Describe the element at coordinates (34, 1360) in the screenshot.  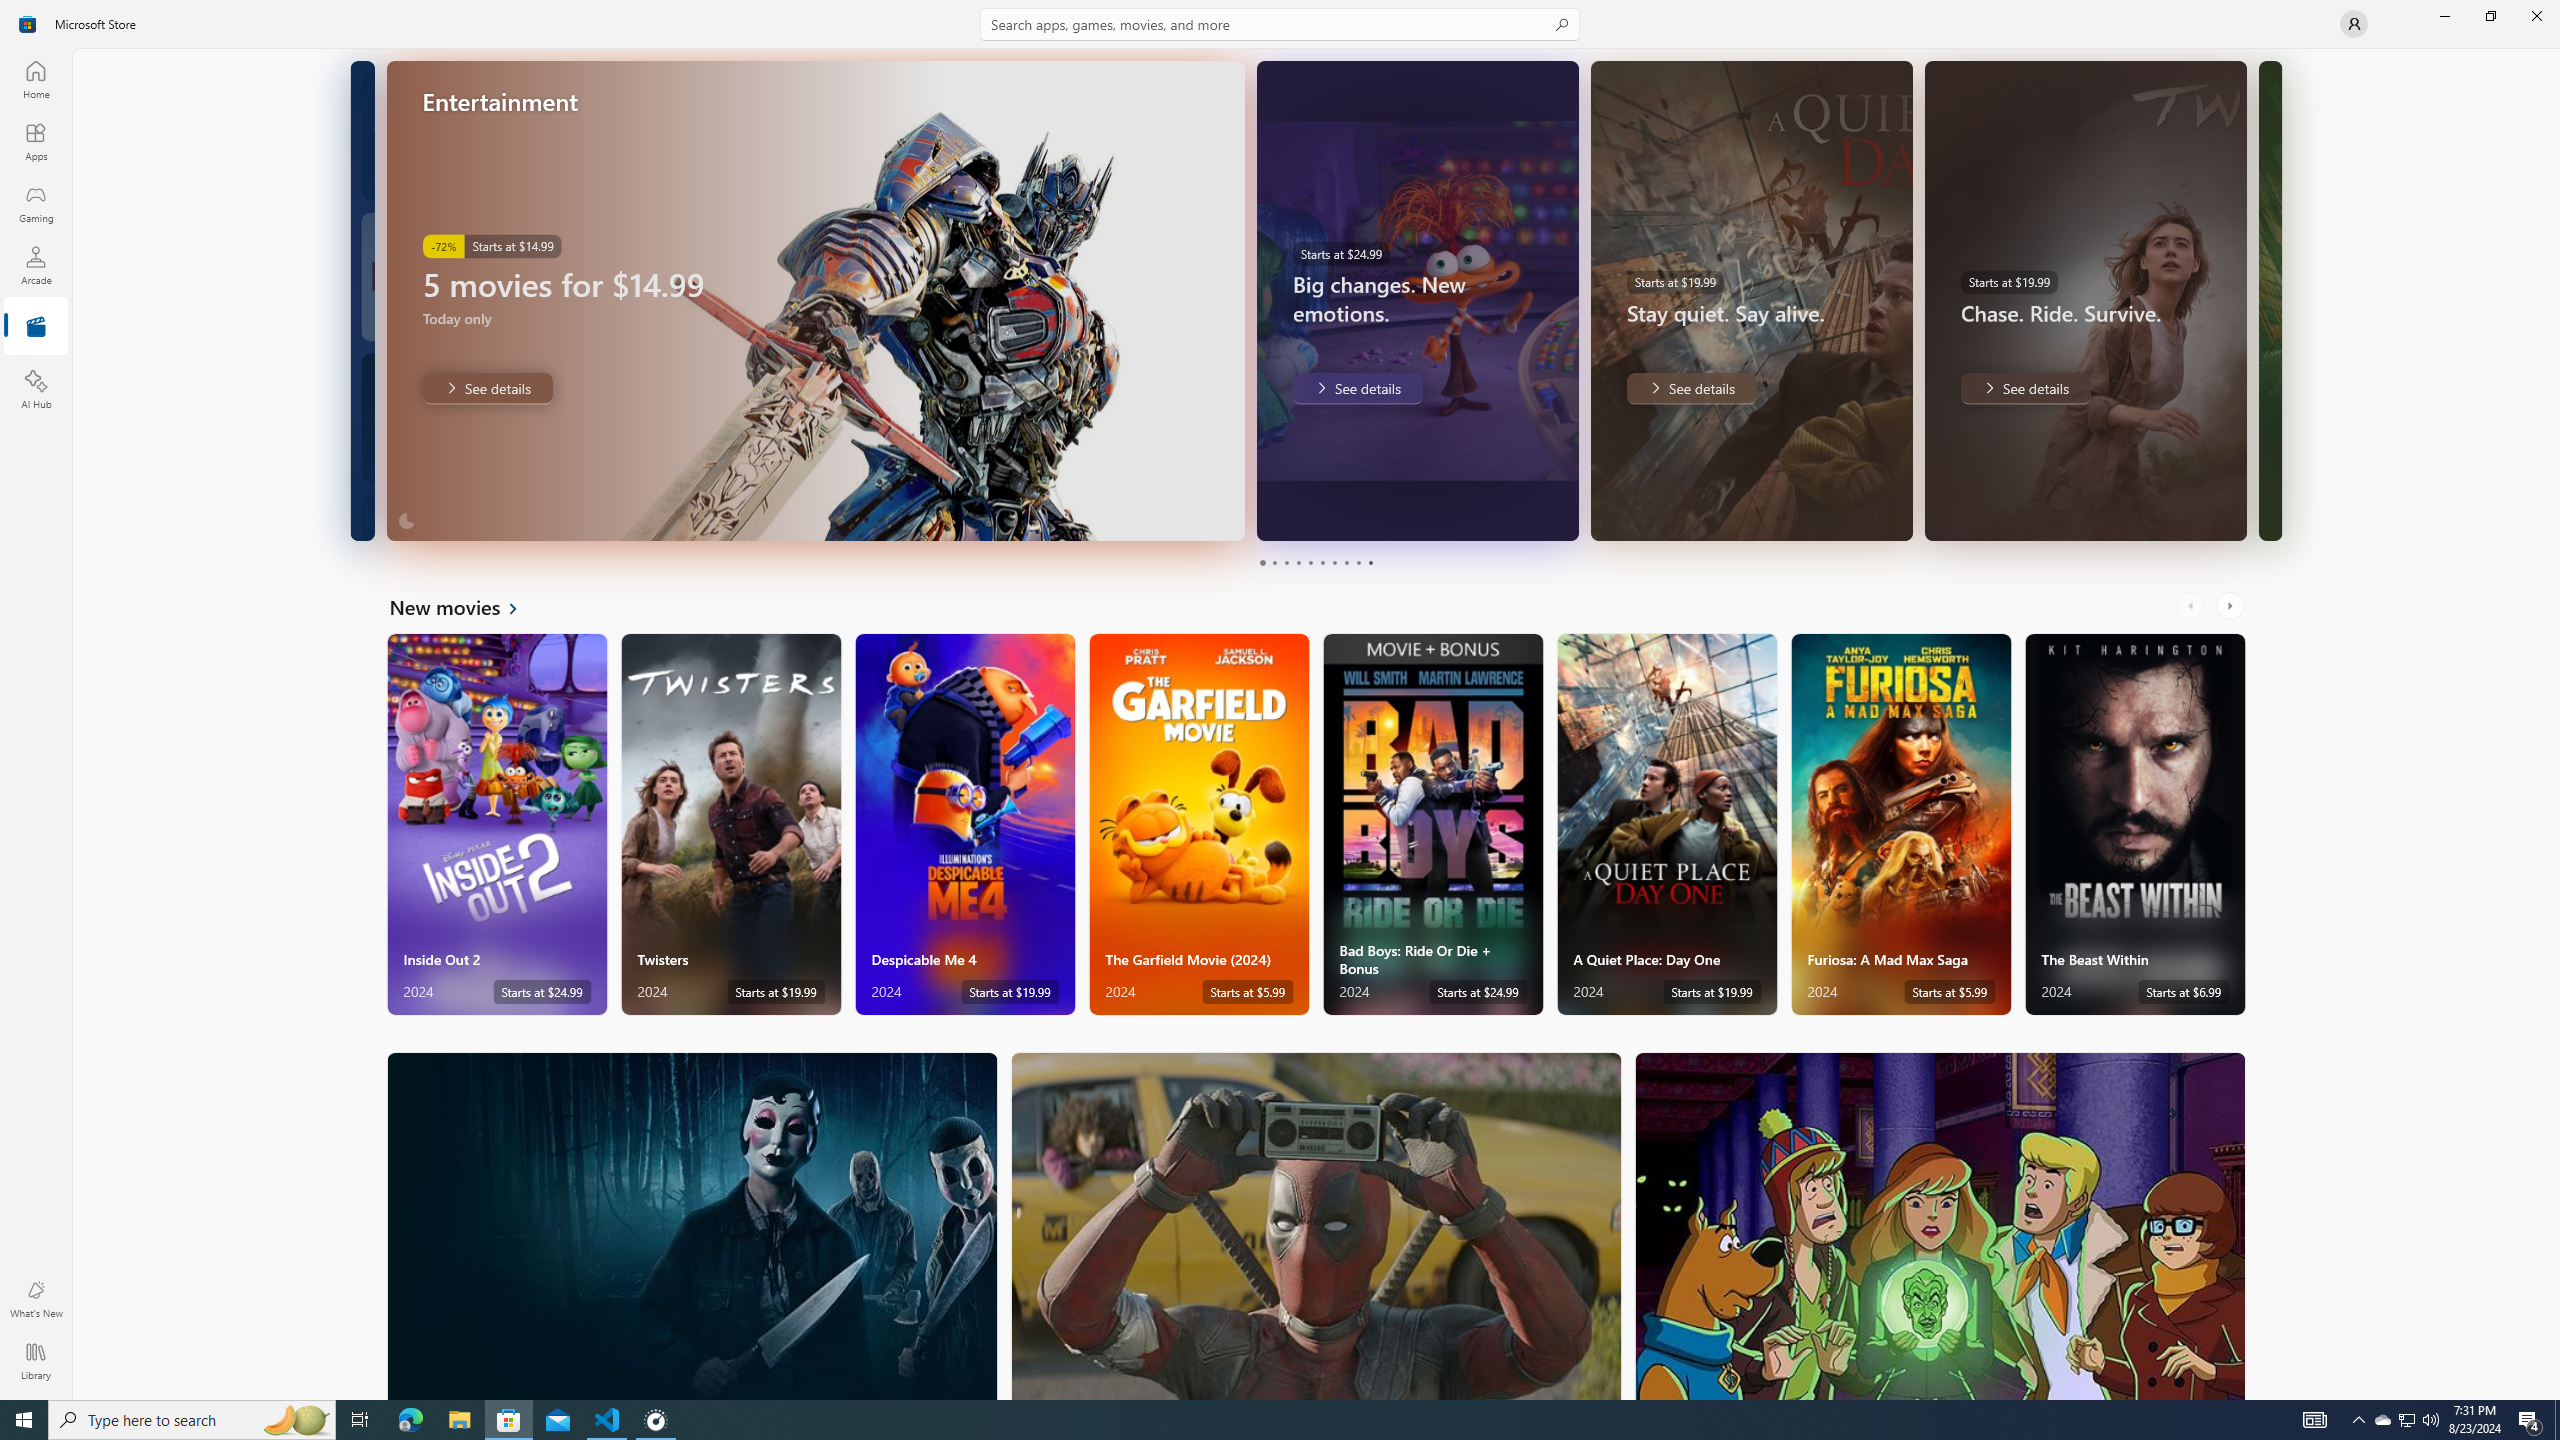
I see `'Library'` at that location.